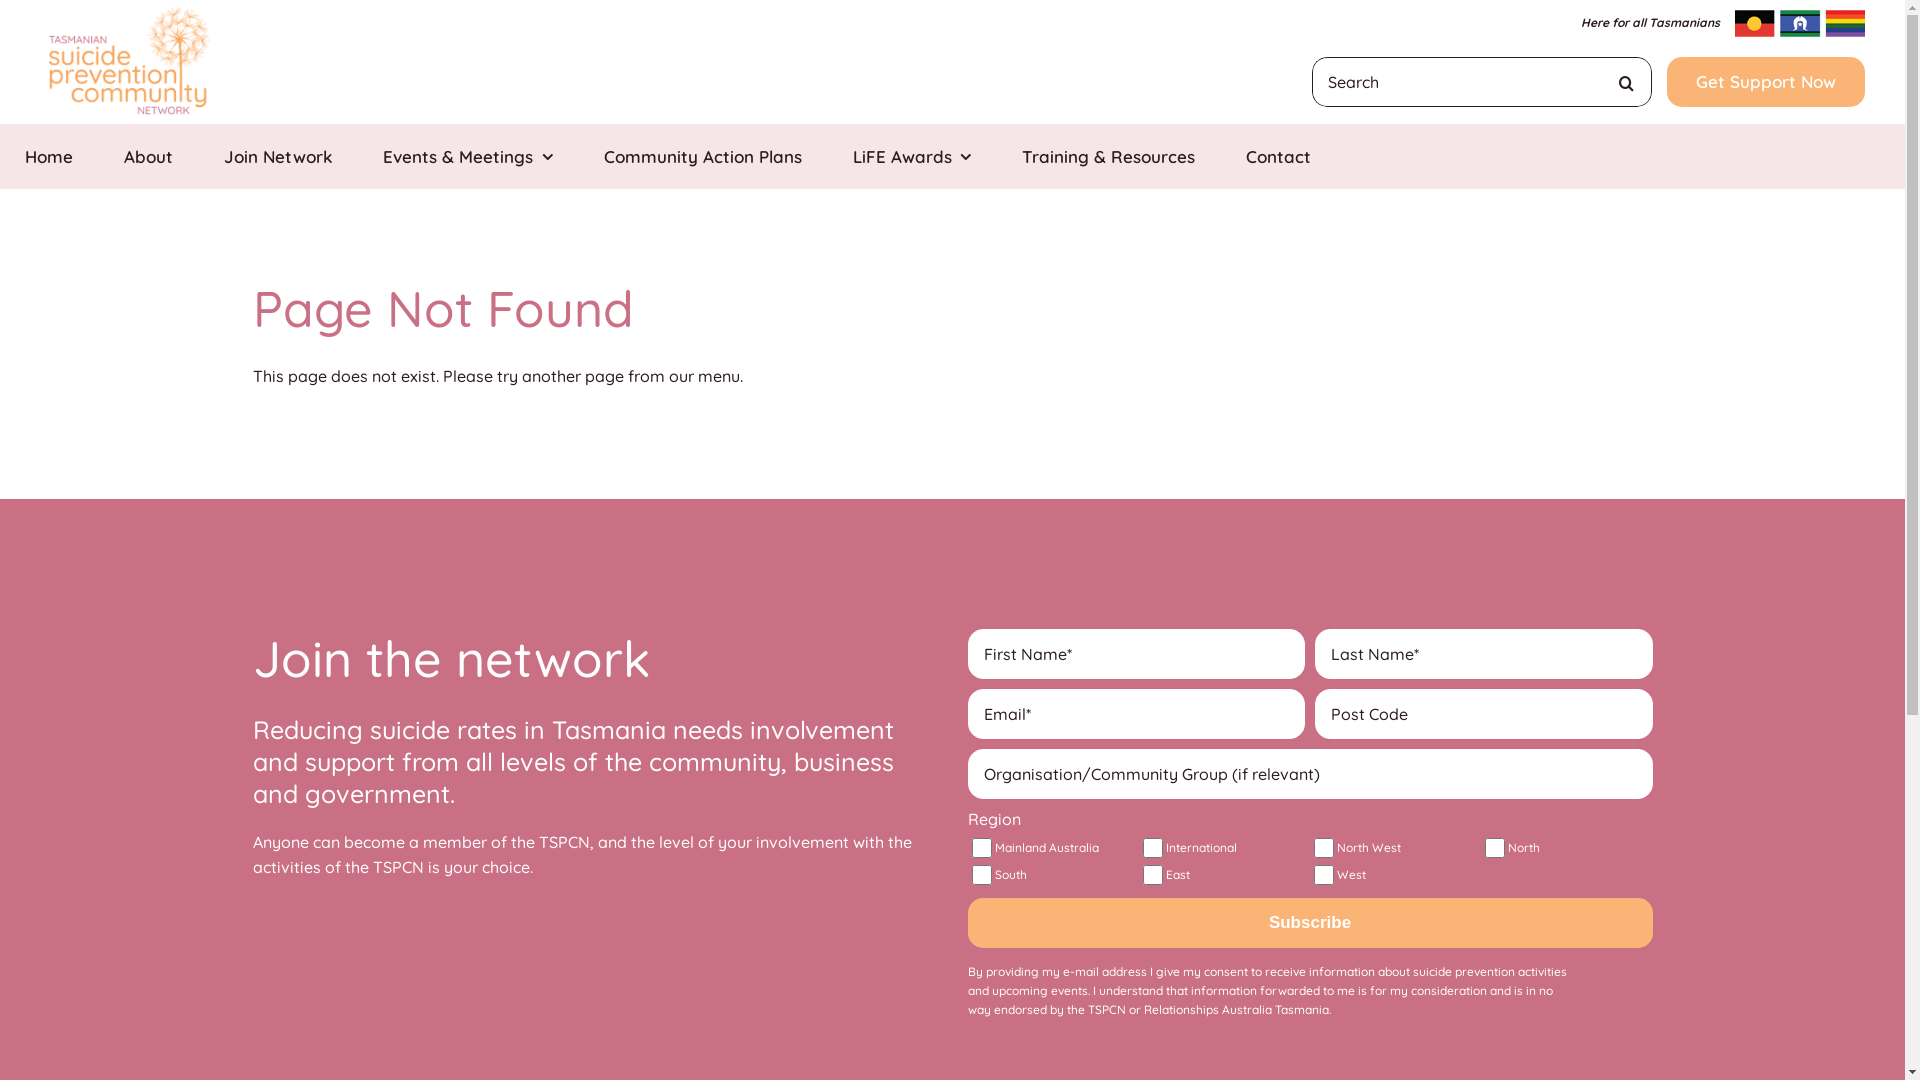 This screenshot has width=1920, height=1080. I want to click on 'Contact', so click(1277, 155).